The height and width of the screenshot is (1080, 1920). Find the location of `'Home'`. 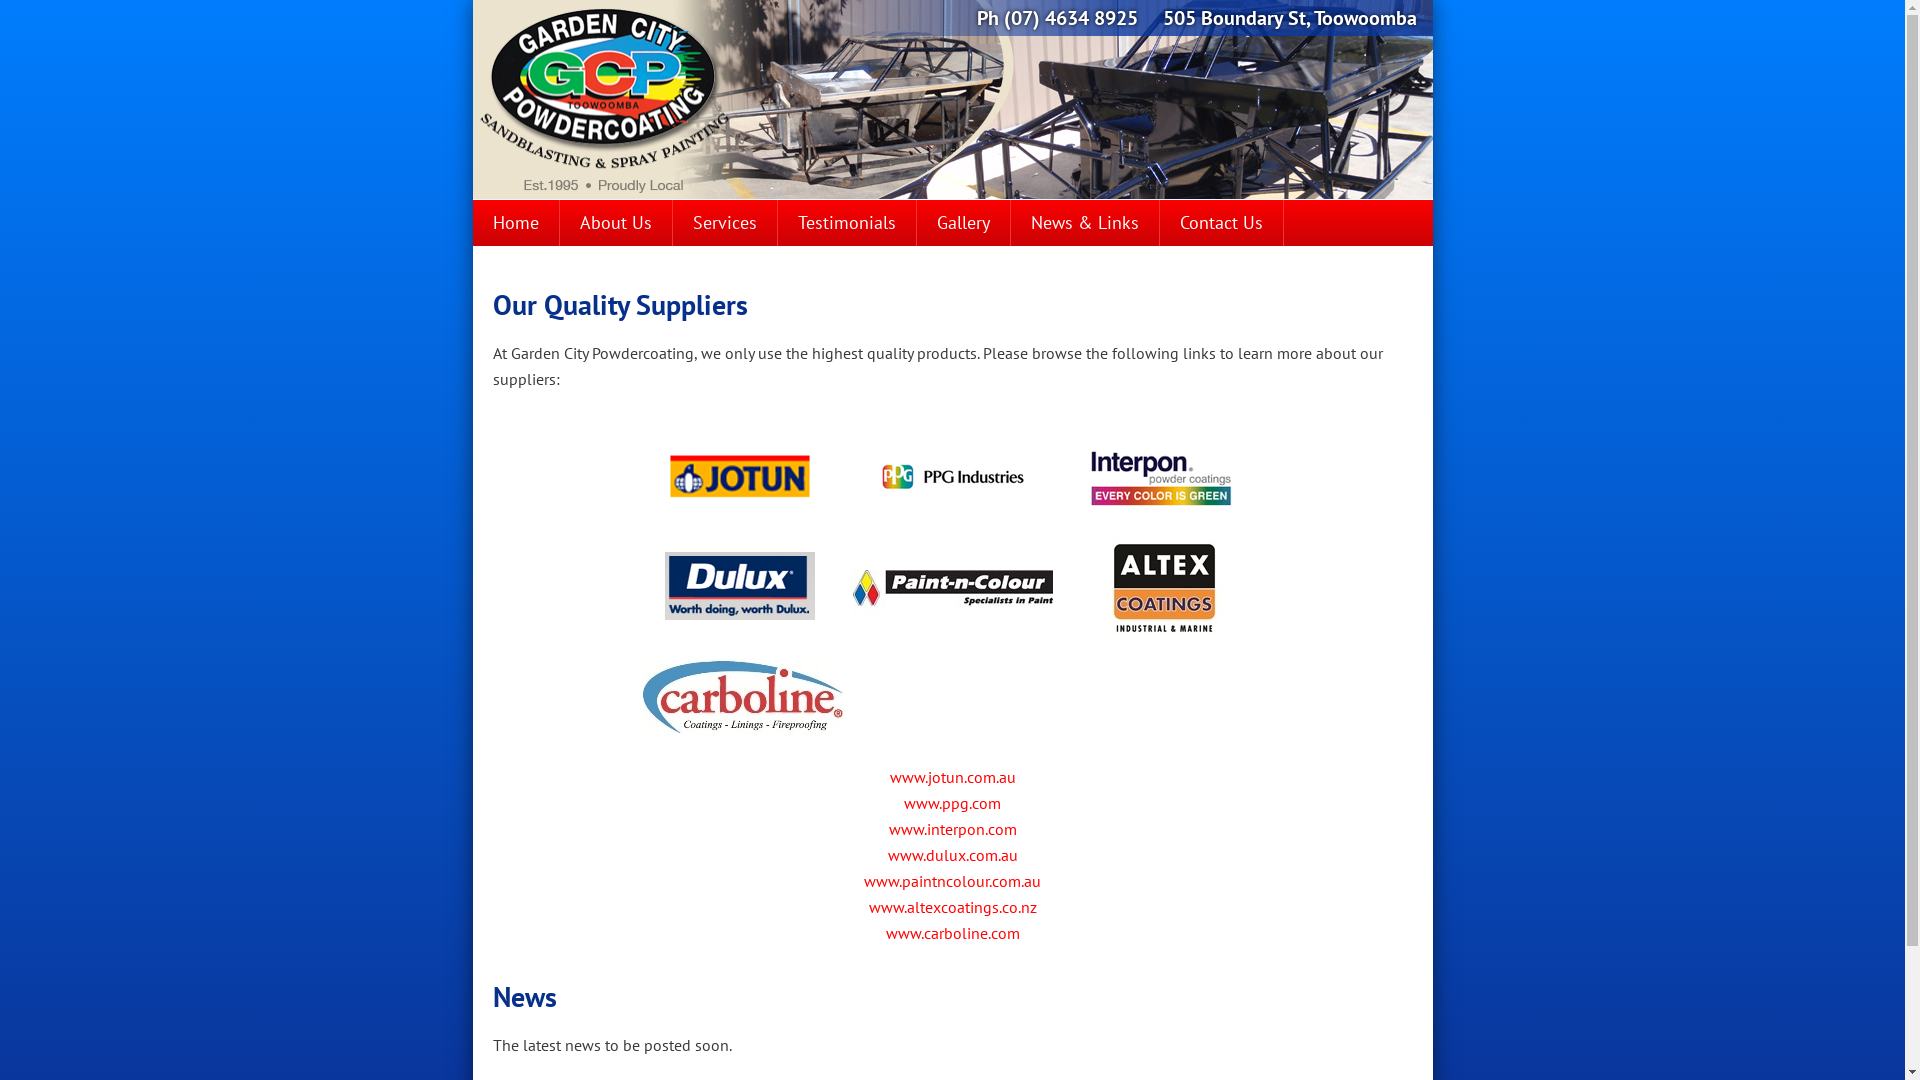

'Home' is located at coordinates (470, 223).